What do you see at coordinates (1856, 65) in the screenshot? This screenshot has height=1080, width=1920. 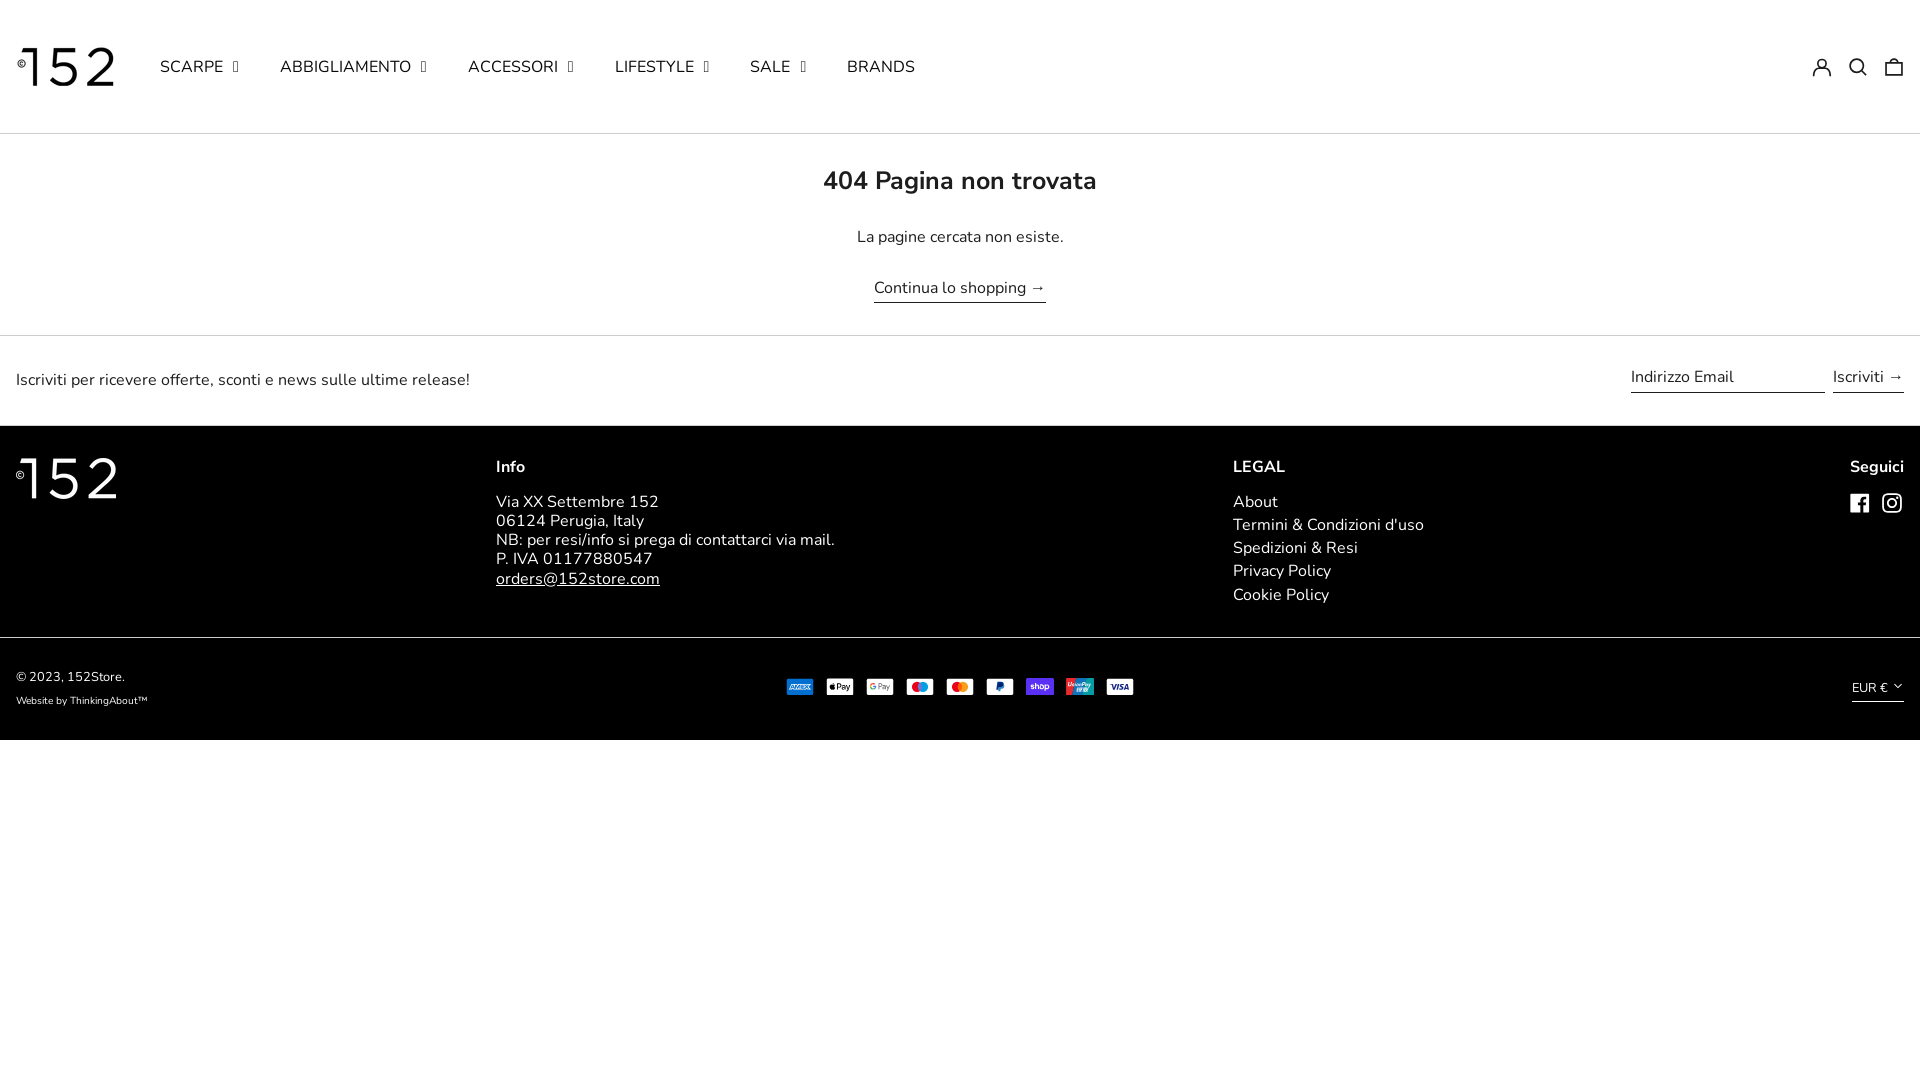 I see `'Cerca'` at bounding box center [1856, 65].